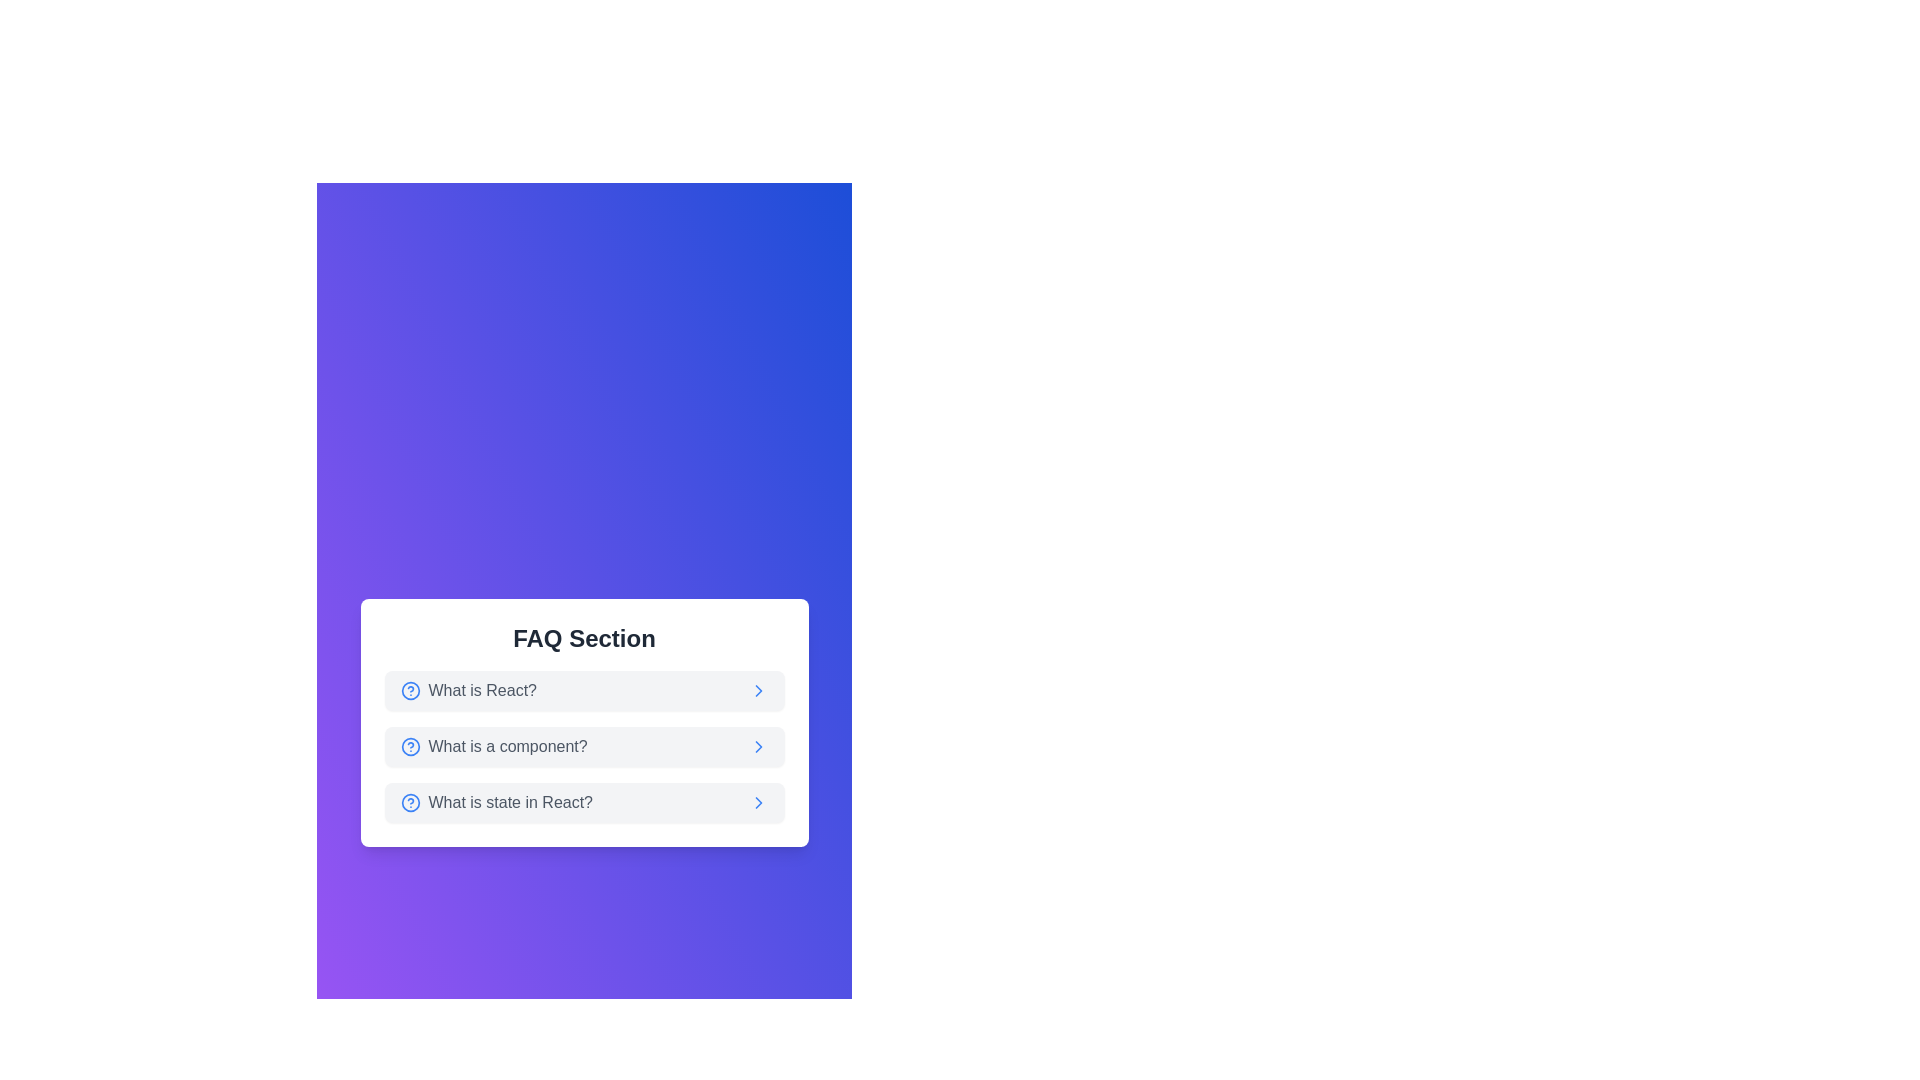  Describe the element at coordinates (757, 689) in the screenshot. I see `the rightward chevron icon (second in a series of three) located to the right of the question 'What is a component?' in the FAQ Section card` at that location.